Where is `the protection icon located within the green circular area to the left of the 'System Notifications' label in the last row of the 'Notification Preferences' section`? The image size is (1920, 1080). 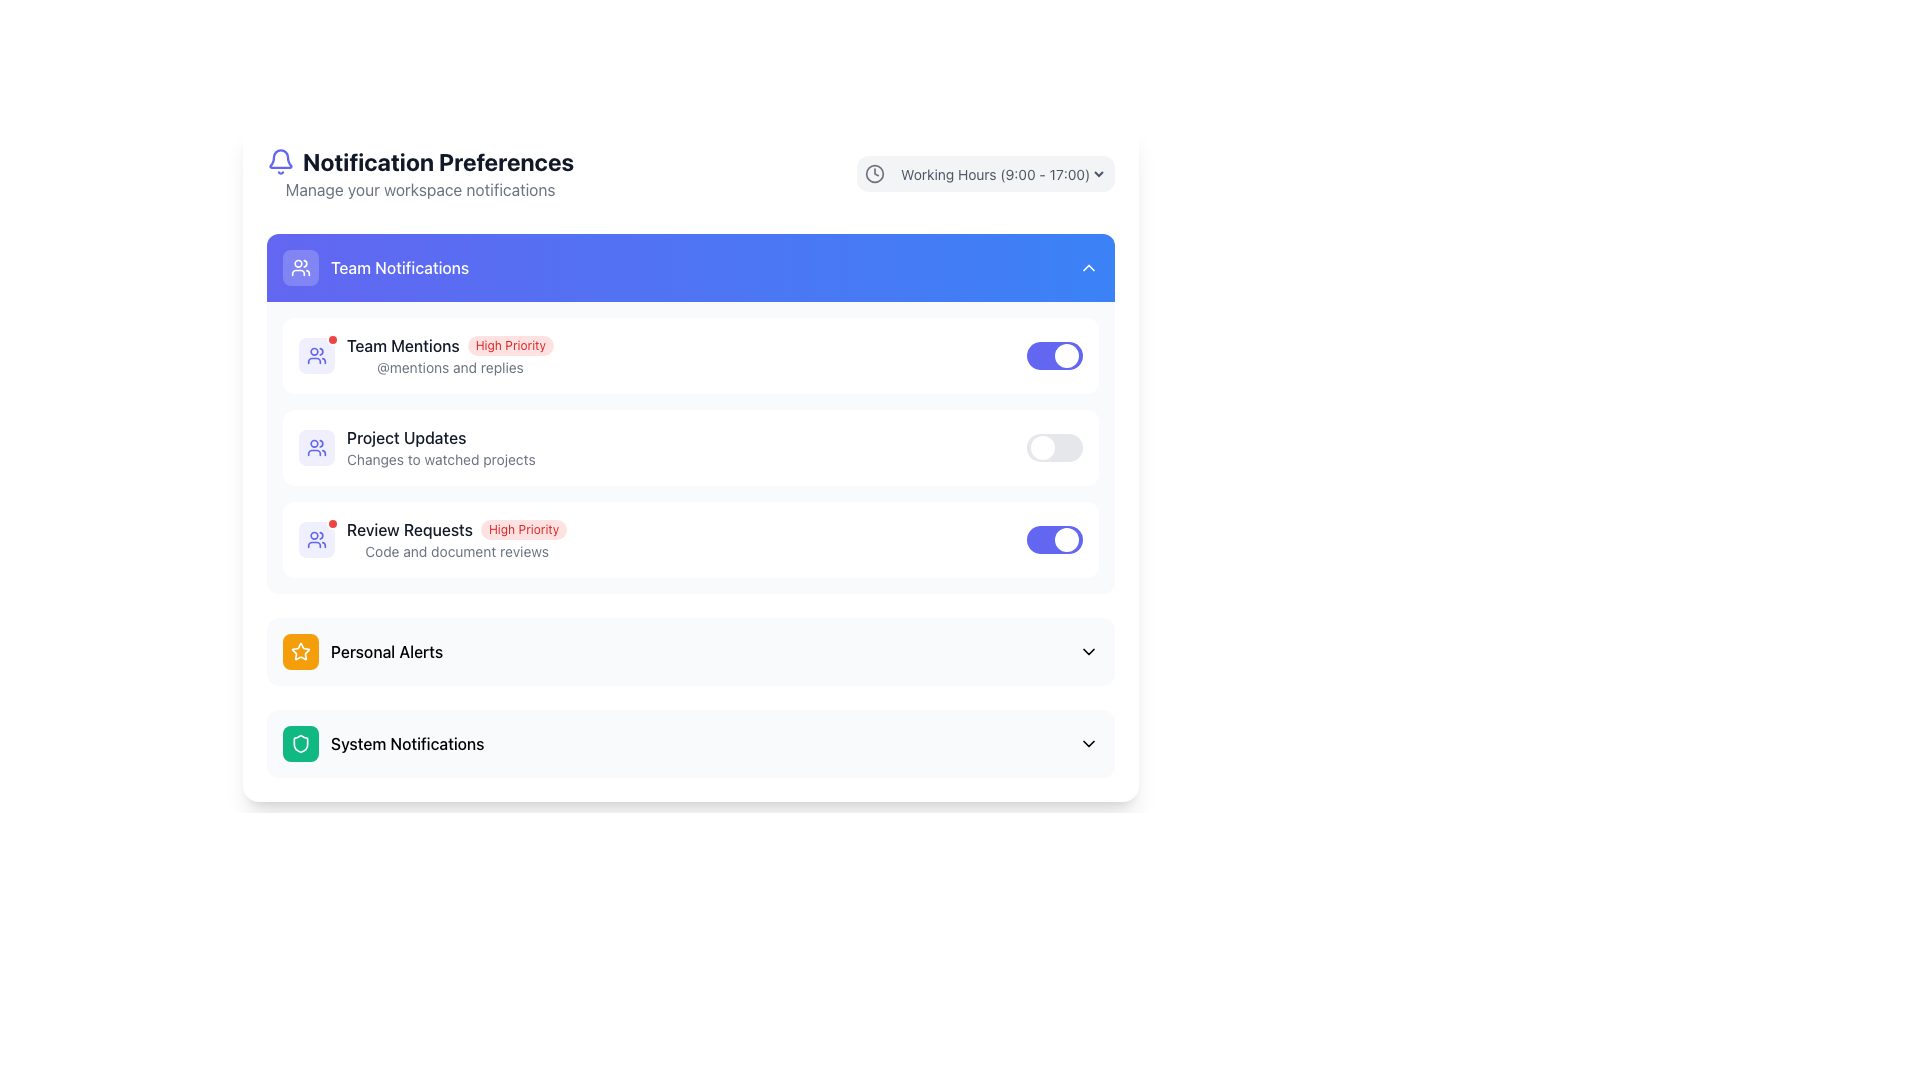
the protection icon located within the green circular area to the left of the 'System Notifications' label in the last row of the 'Notification Preferences' section is located at coordinates (300, 744).